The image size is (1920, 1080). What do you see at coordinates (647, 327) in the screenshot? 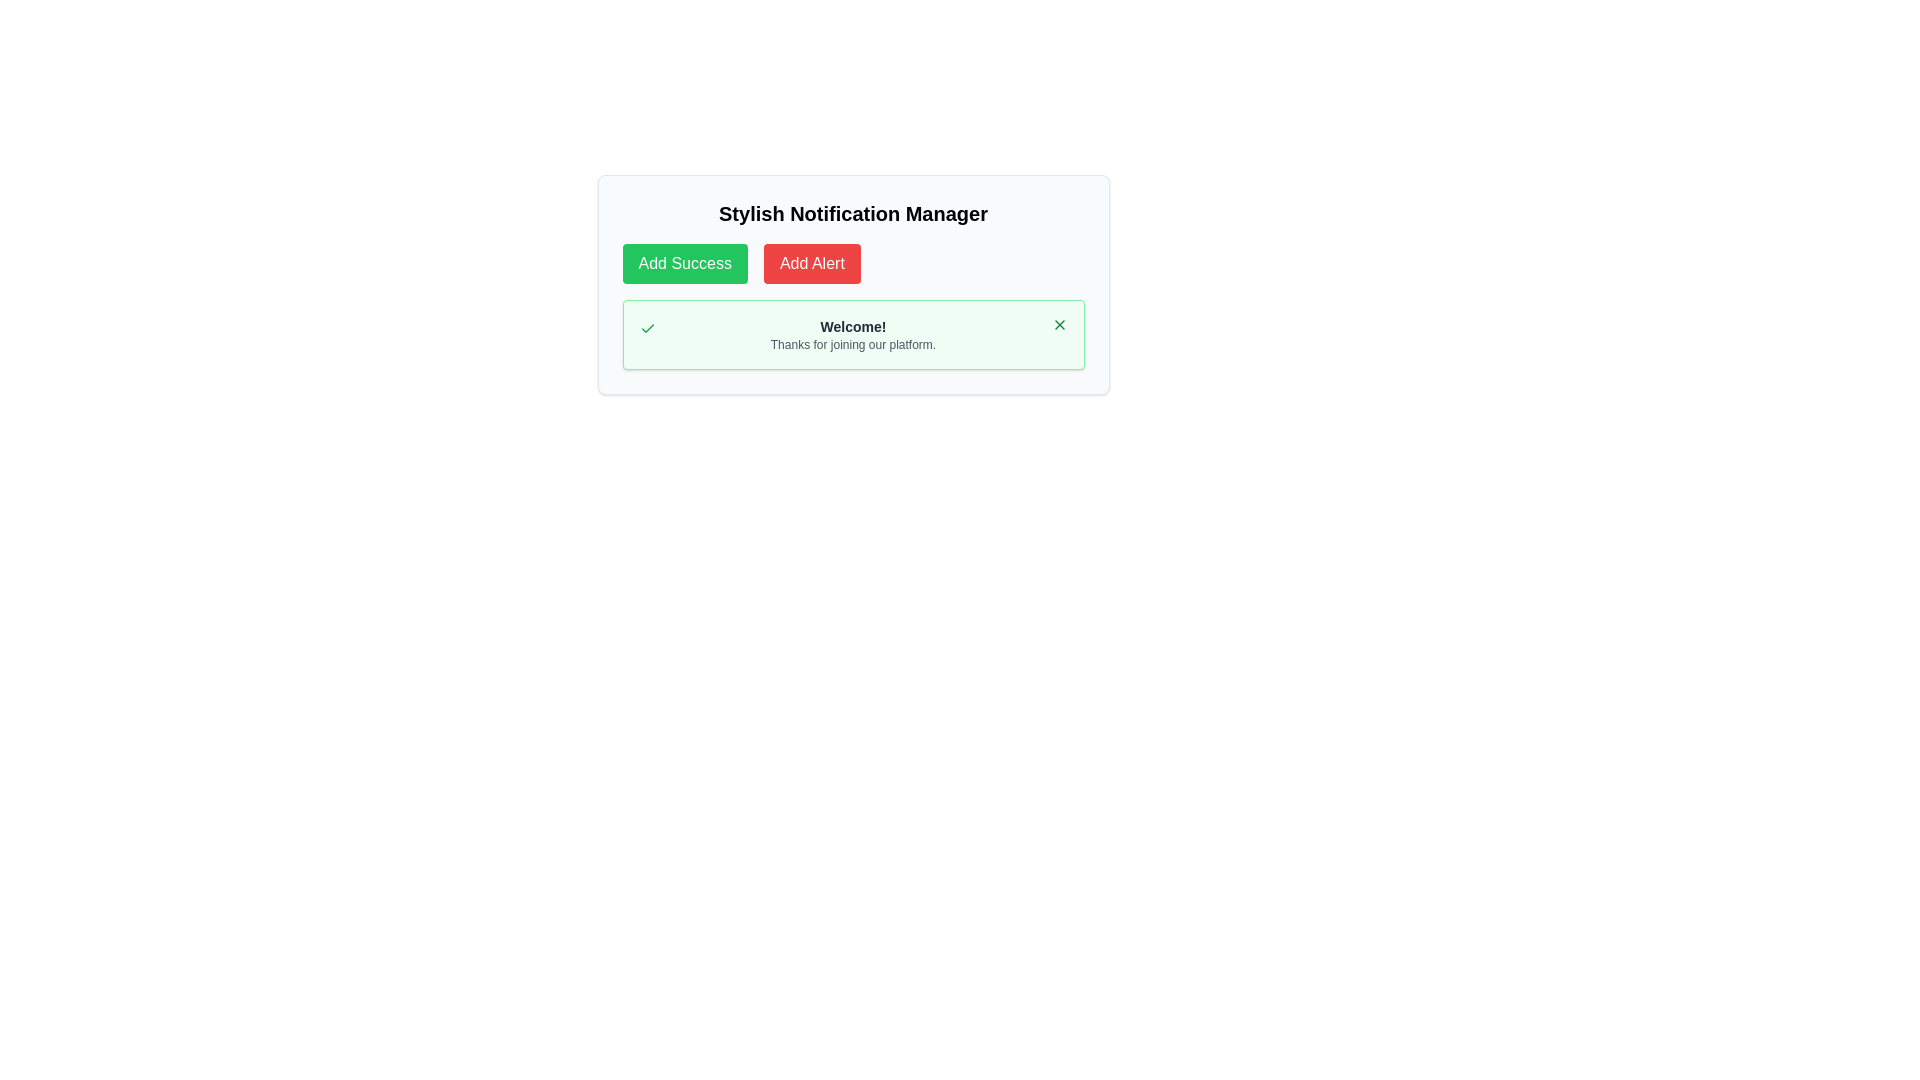
I see `the green checkmark SVG icon located in the top-left corner of the green notification box that contains the text 'Welcome! Thanks for joining our platform.'` at bounding box center [647, 327].